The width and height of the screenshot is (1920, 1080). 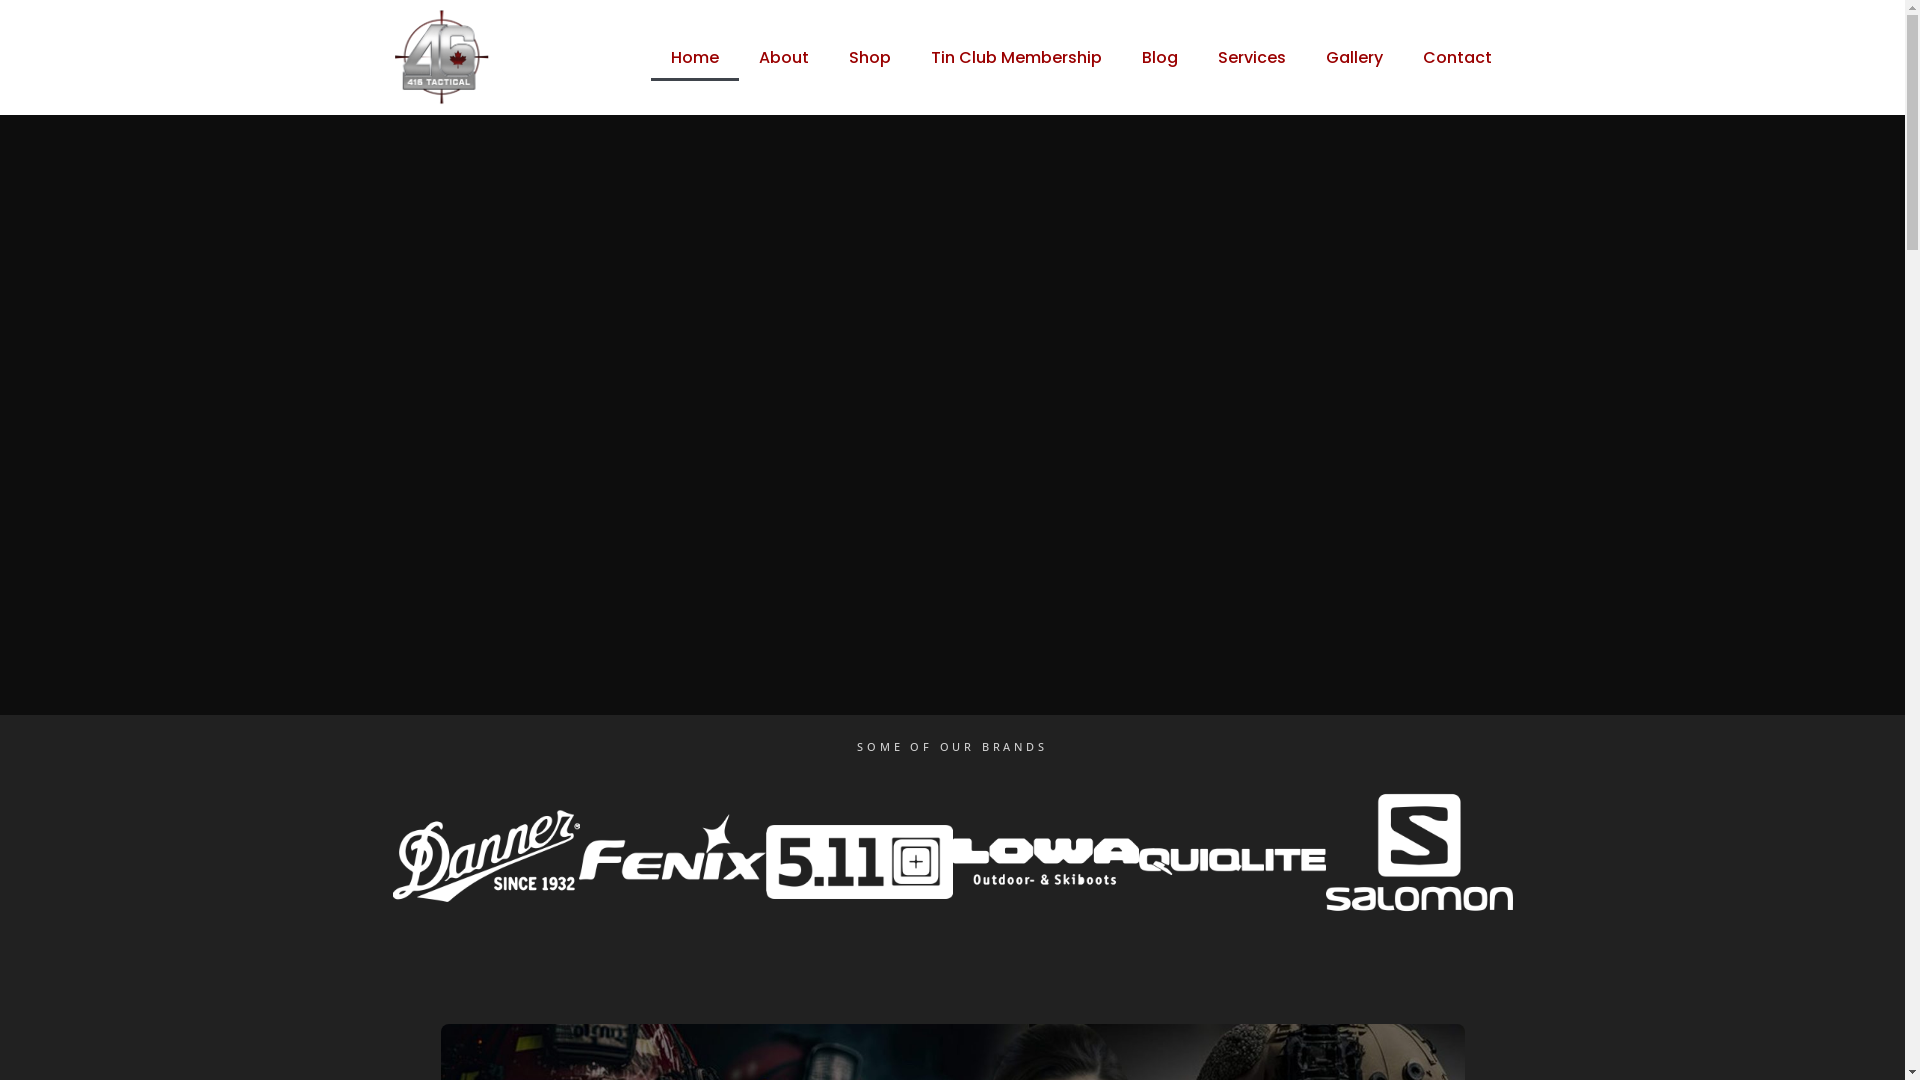 I want to click on 'Shop', so click(x=869, y=56).